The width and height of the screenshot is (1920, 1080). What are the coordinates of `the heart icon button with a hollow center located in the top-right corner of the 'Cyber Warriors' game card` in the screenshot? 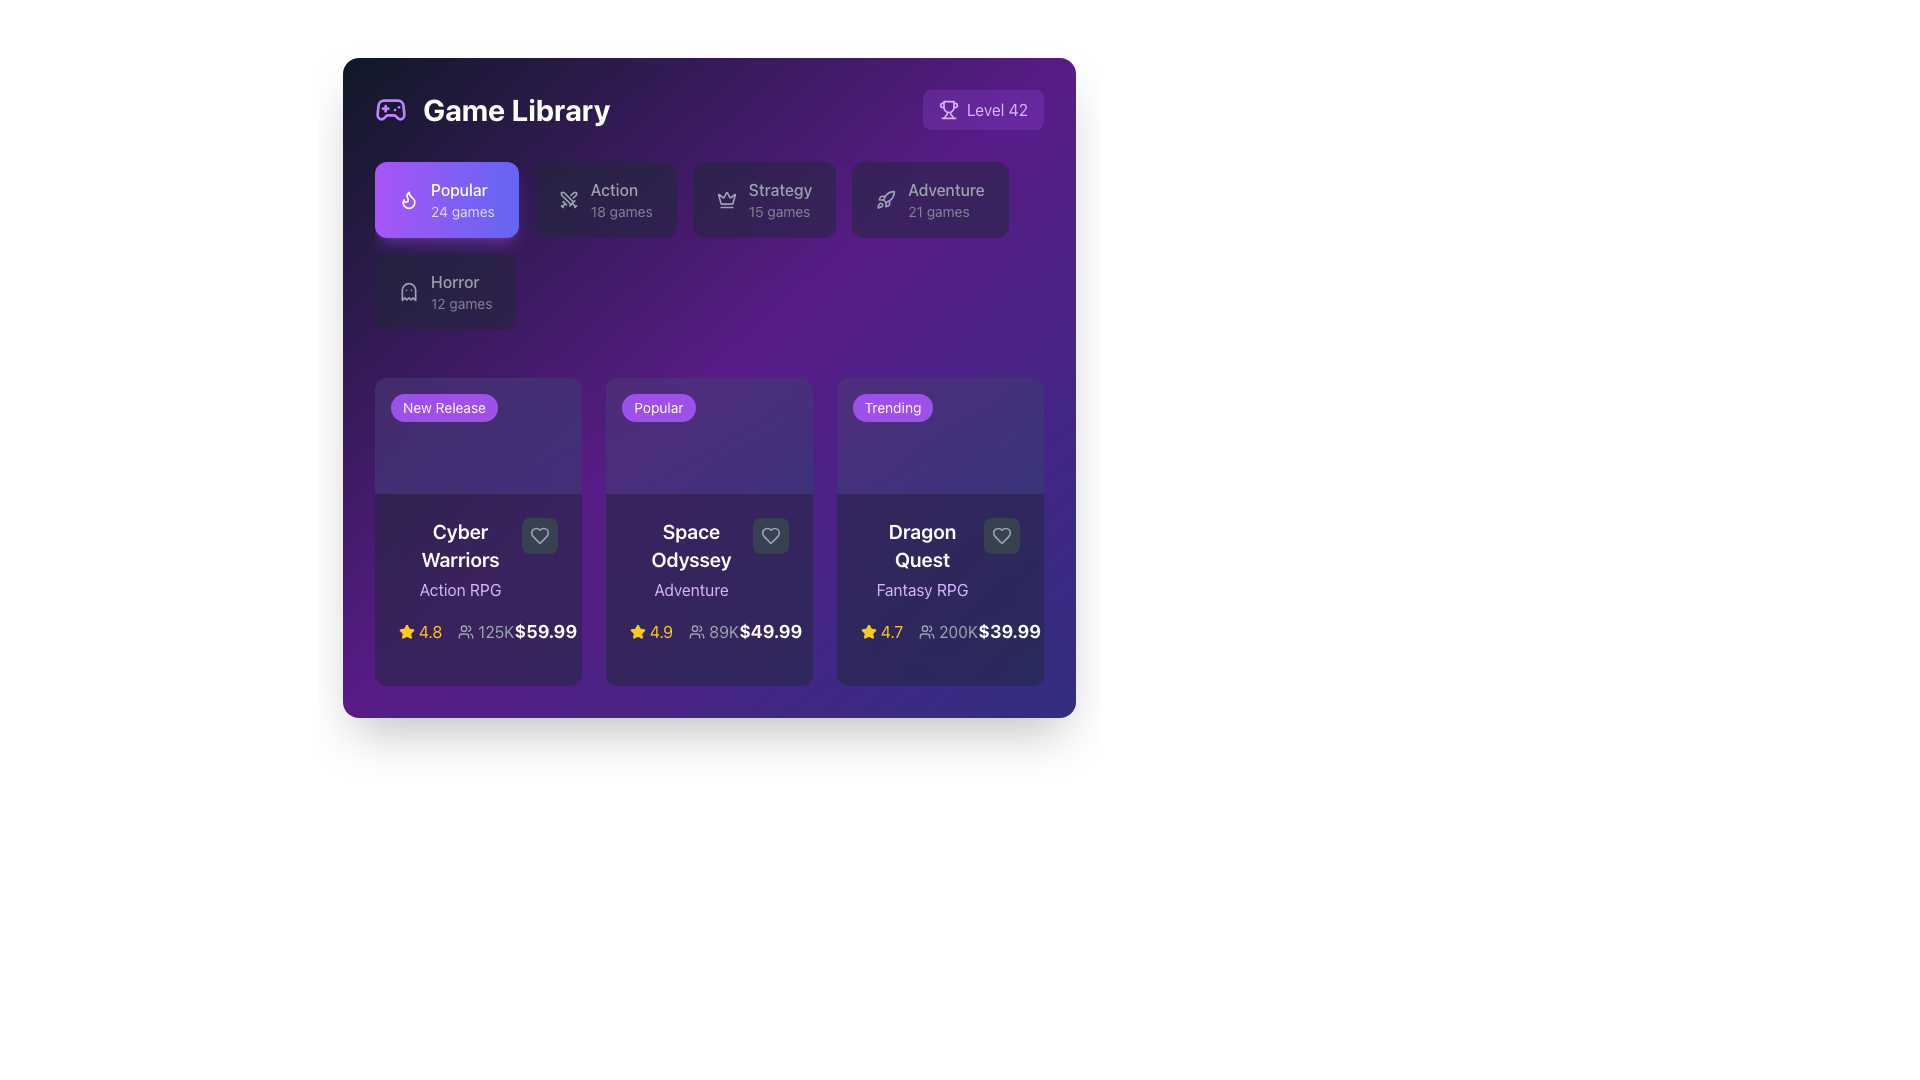 It's located at (539, 535).